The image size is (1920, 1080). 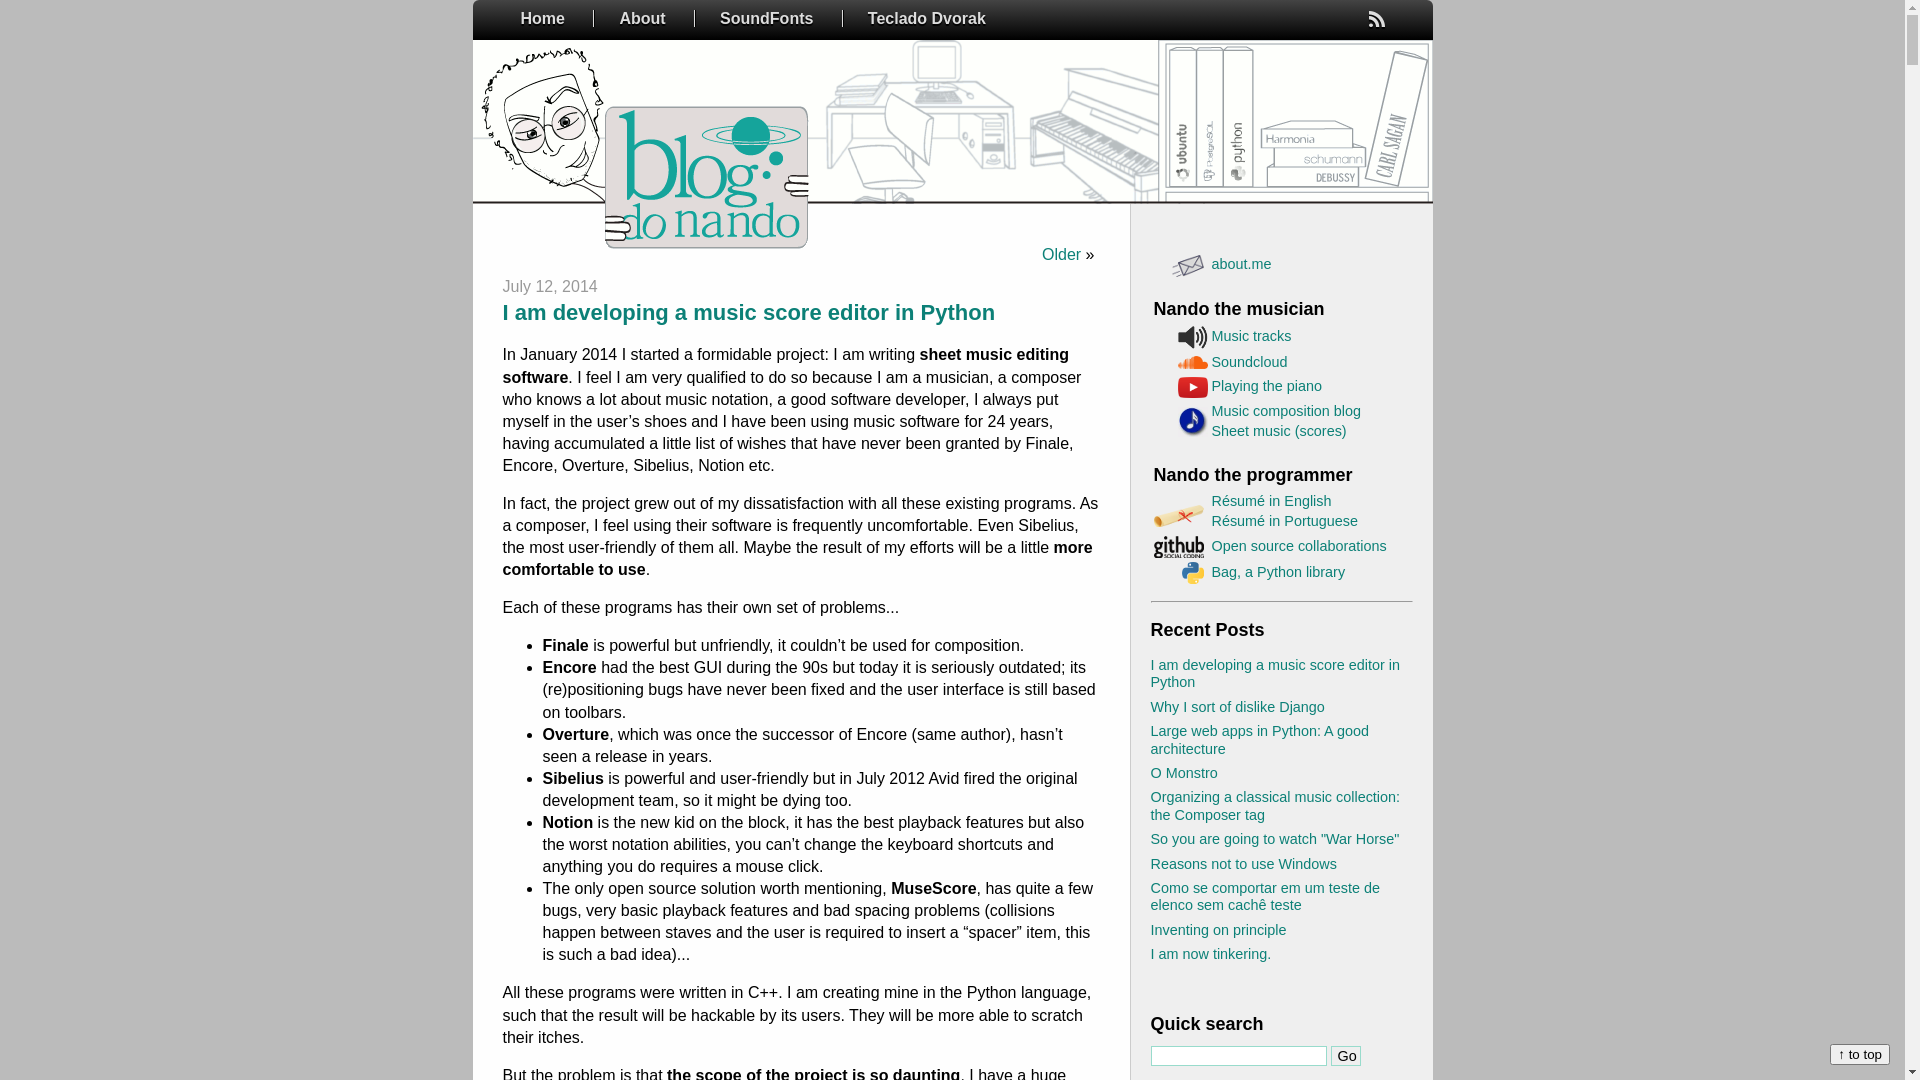 I want to click on 'Soundcloud', so click(x=1210, y=362).